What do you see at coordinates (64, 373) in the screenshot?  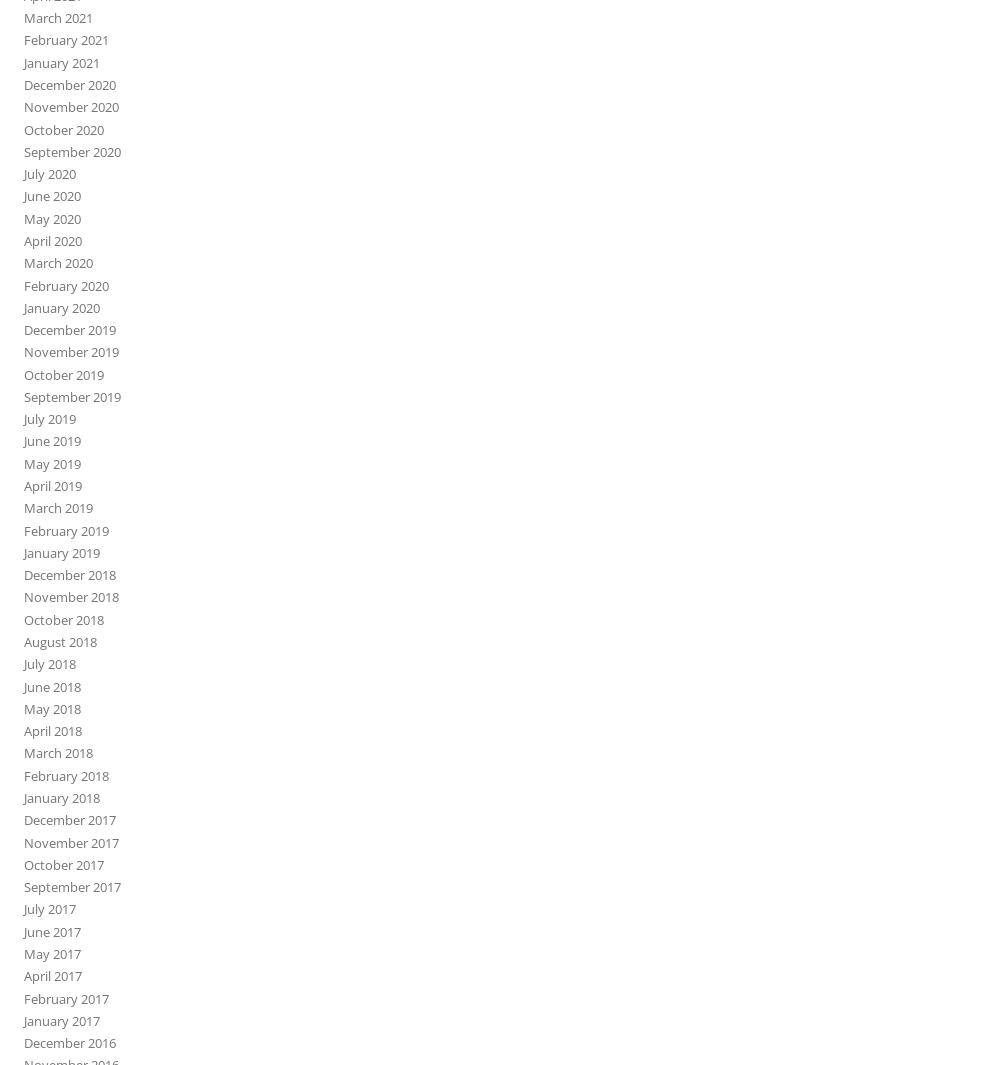 I see `'October 2019'` at bounding box center [64, 373].